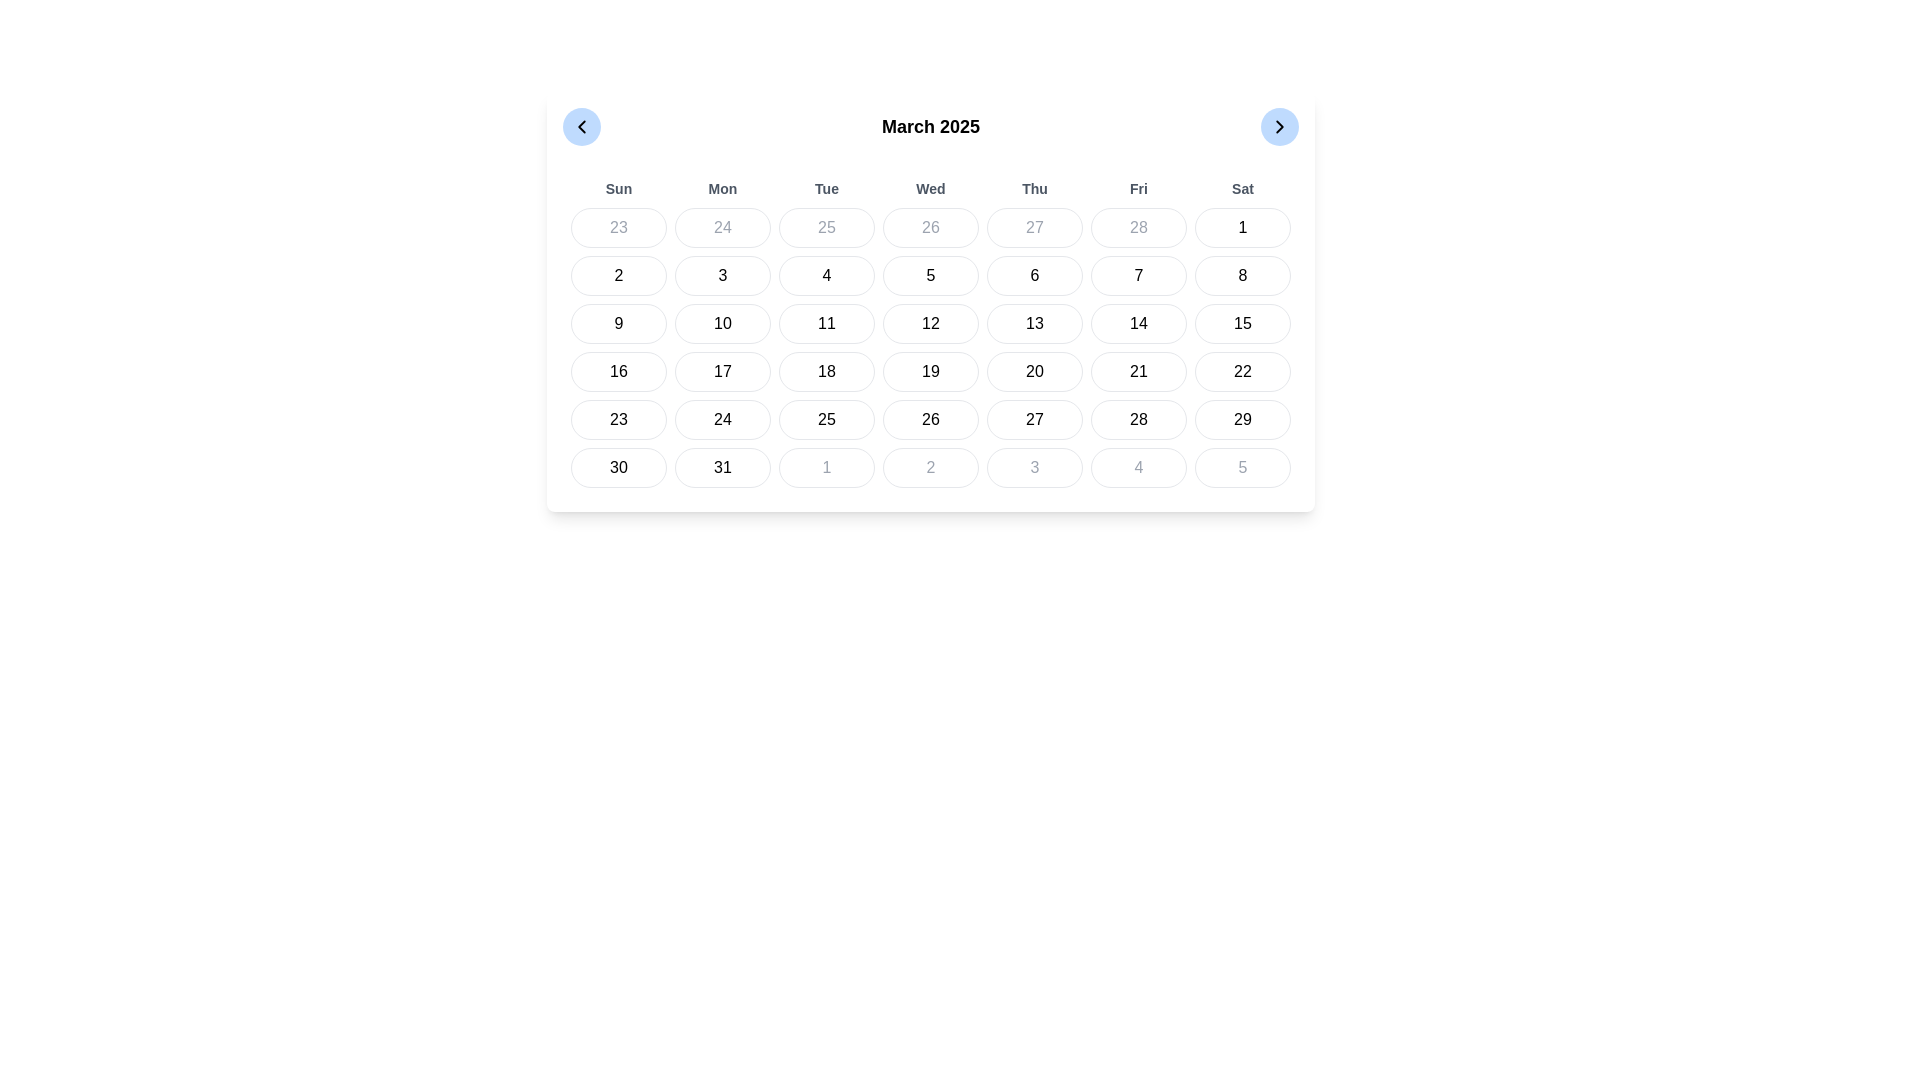 The image size is (1920, 1080). Describe the element at coordinates (826, 276) in the screenshot. I see `the circular button labeled '4' with a white background and a thin border` at that location.